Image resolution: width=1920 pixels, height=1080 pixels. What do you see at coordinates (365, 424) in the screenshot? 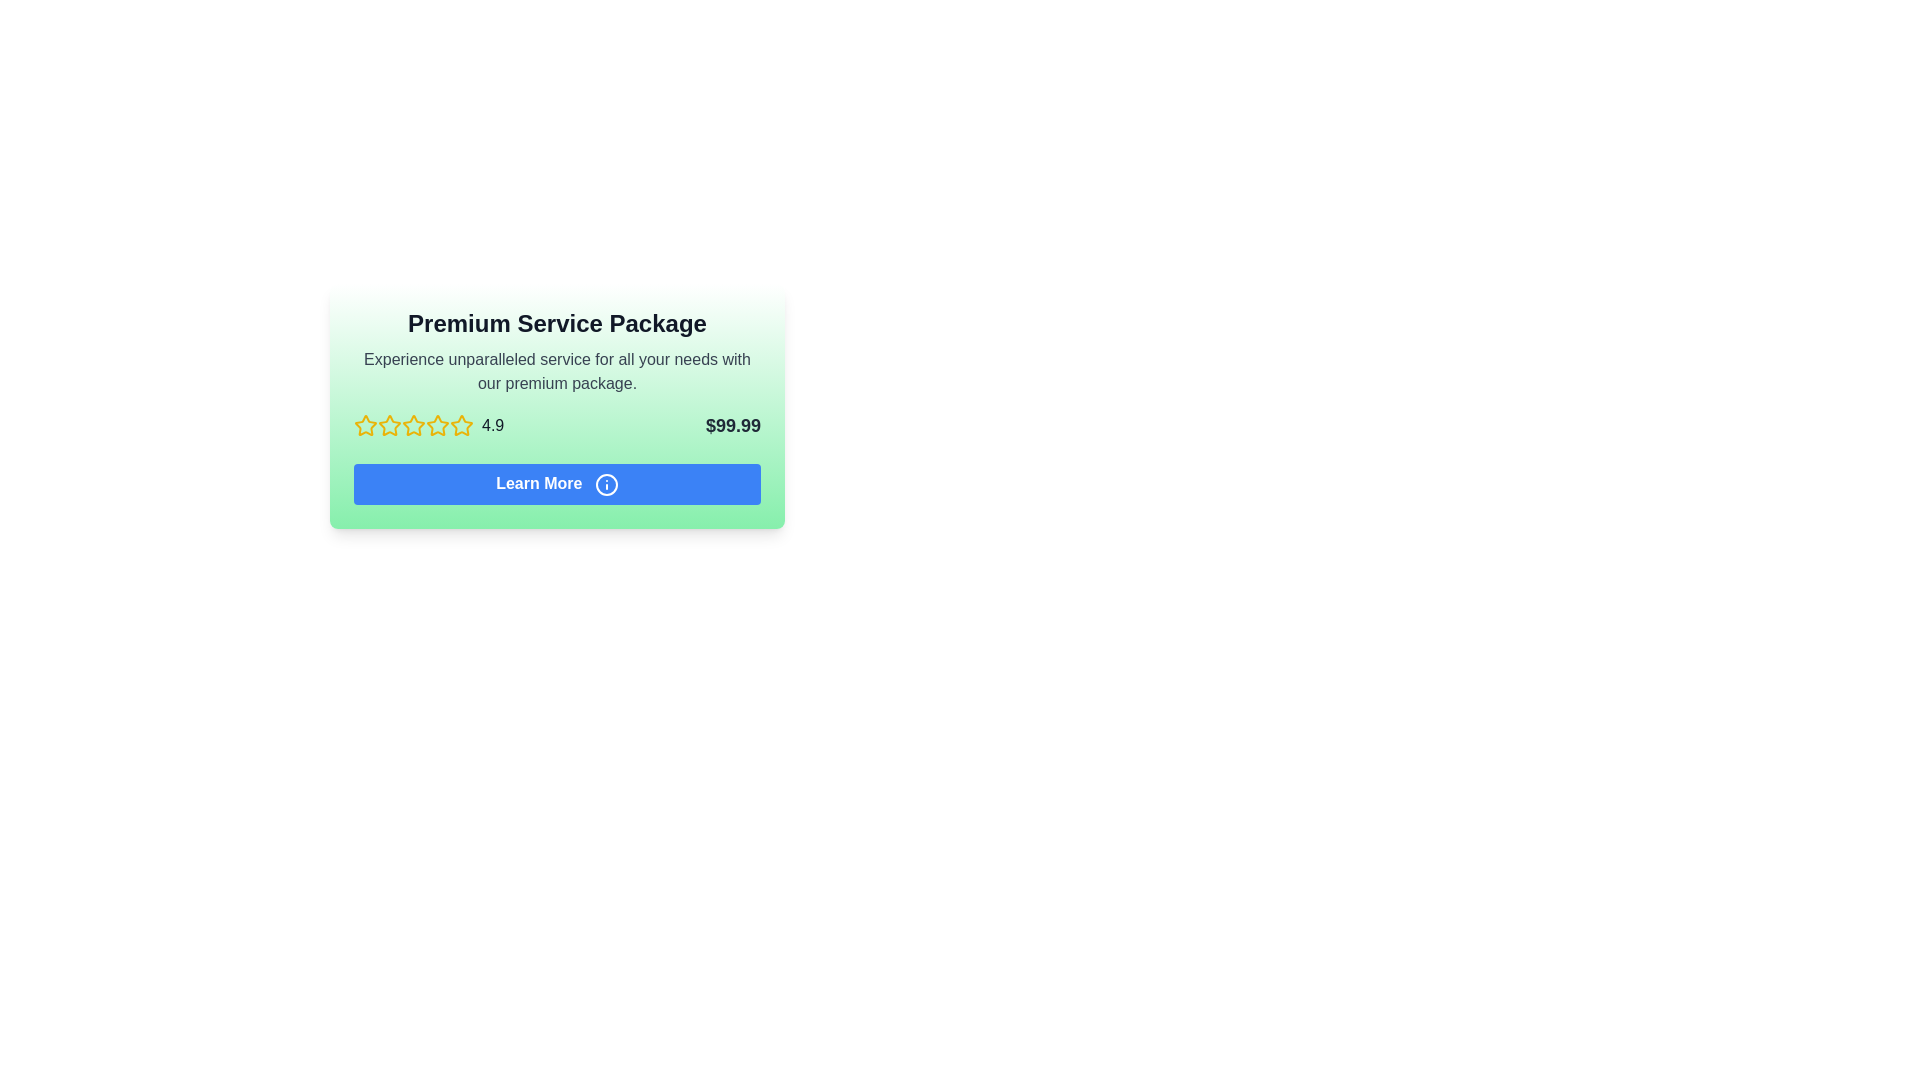
I see `the first Rating Star Icon with a yellow border and hollow center, part of the rating system for the Premium Service Package card, located at the center of the interface` at bounding box center [365, 424].